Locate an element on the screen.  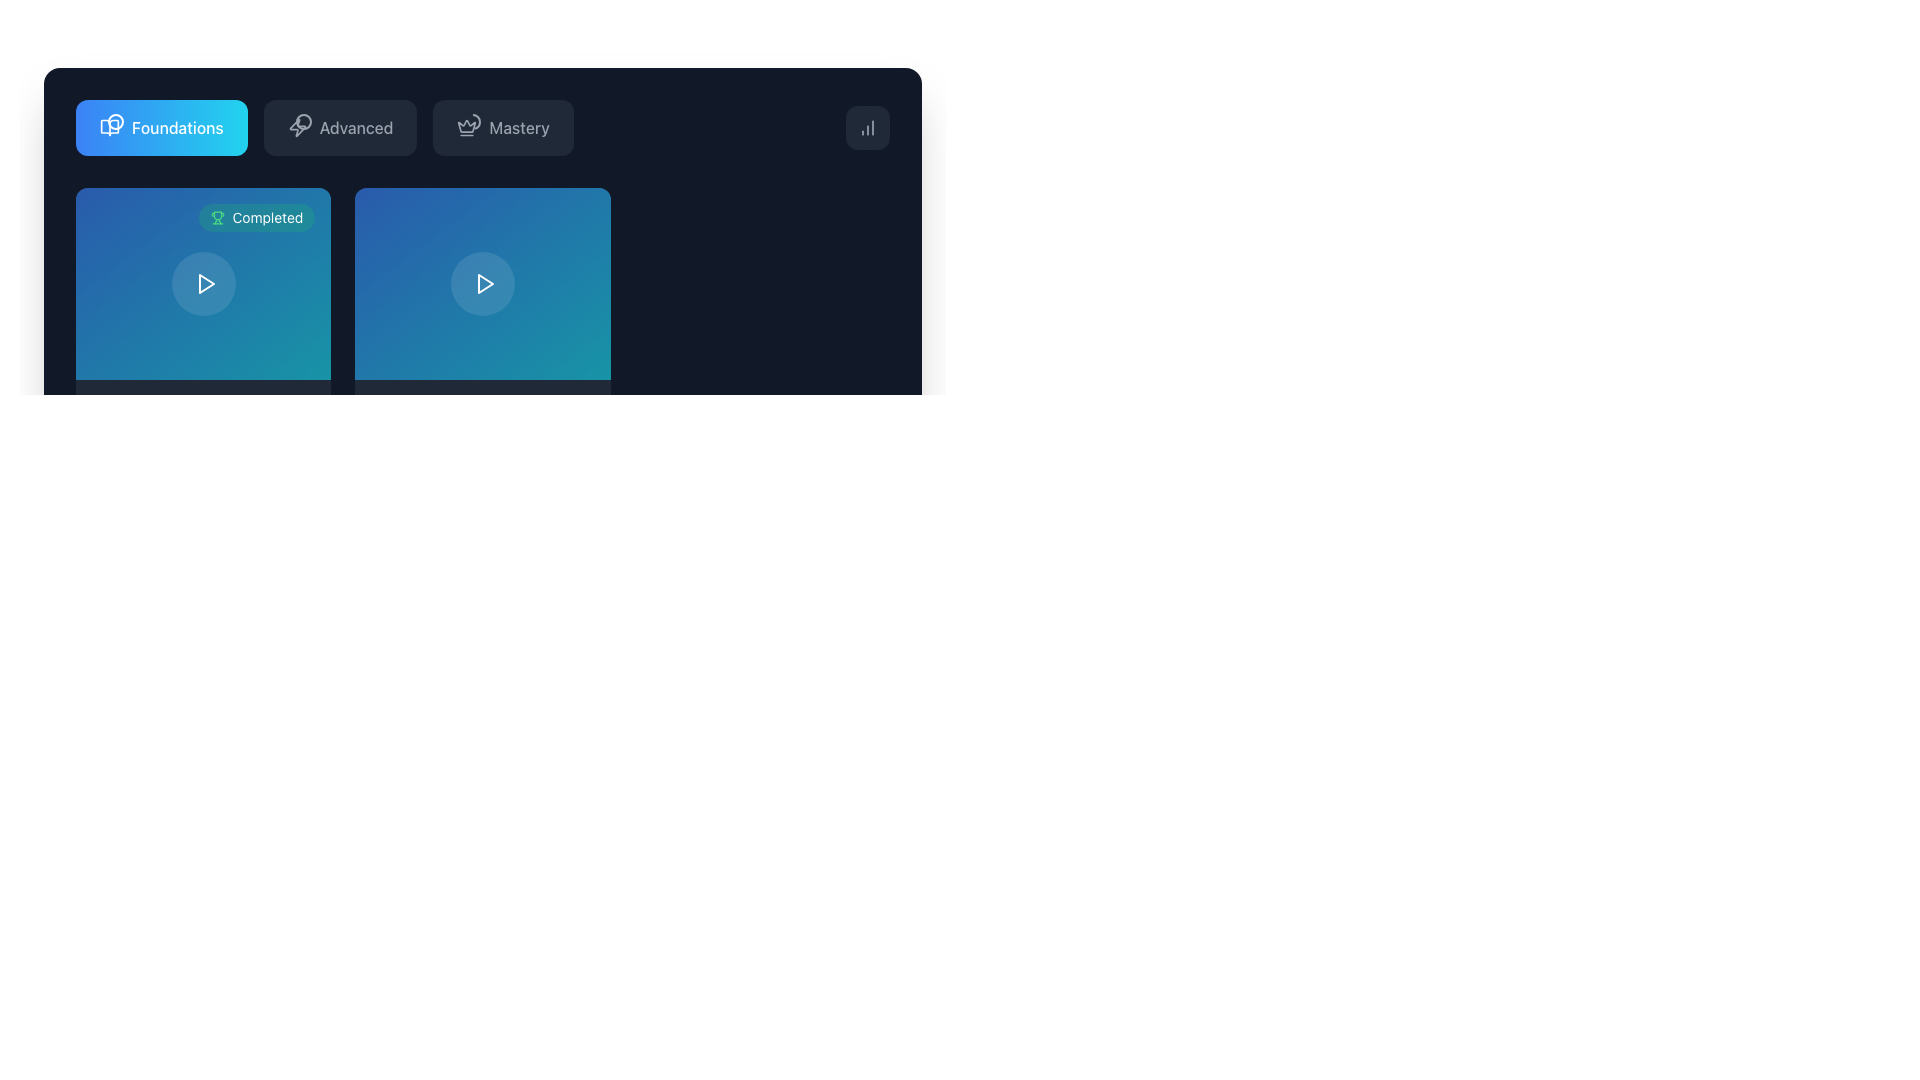
the play button in the center of the second visual card representing a topic or module located under the 'Foundations' section is located at coordinates (483, 367).